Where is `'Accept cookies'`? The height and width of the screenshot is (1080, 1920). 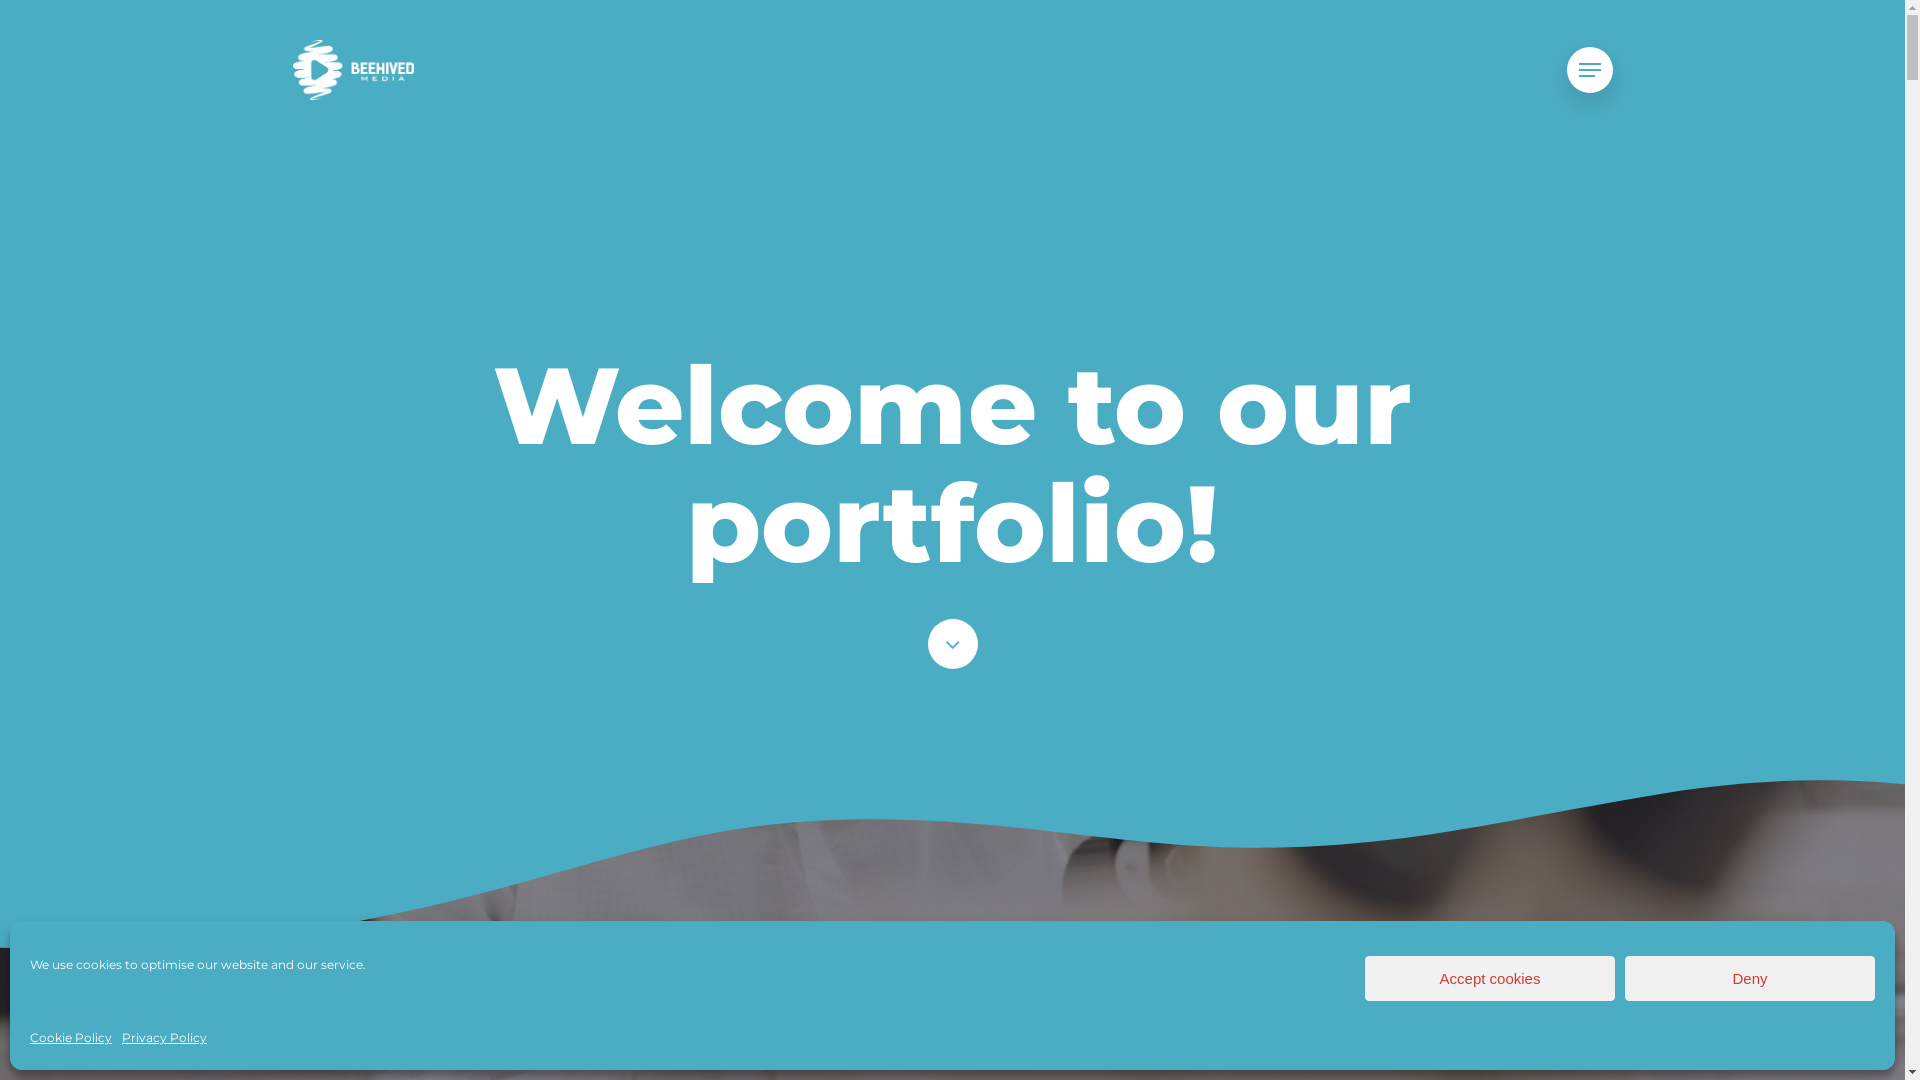 'Accept cookies' is located at coordinates (1363, 977).